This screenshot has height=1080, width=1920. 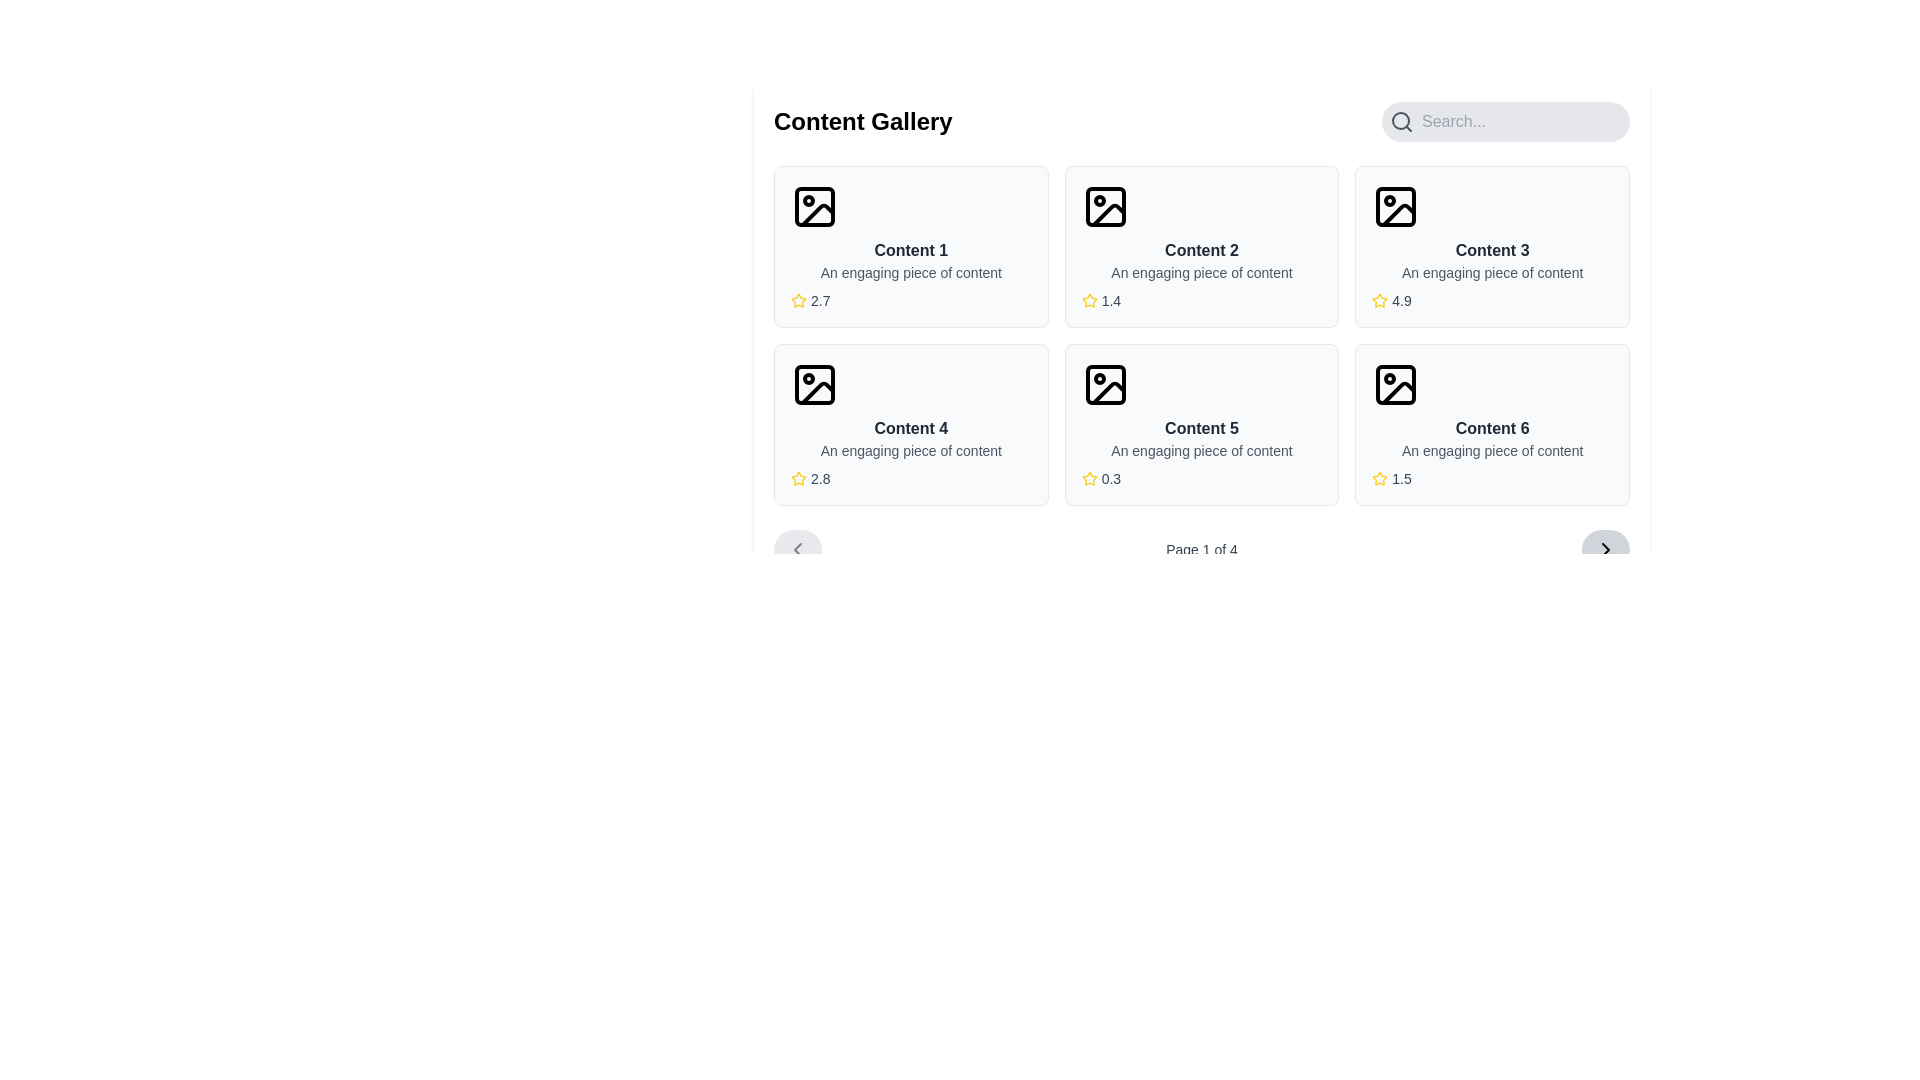 What do you see at coordinates (1200, 245) in the screenshot?
I see `the title 'Content 2' of the Card component in the Content Gallery for more information` at bounding box center [1200, 245].